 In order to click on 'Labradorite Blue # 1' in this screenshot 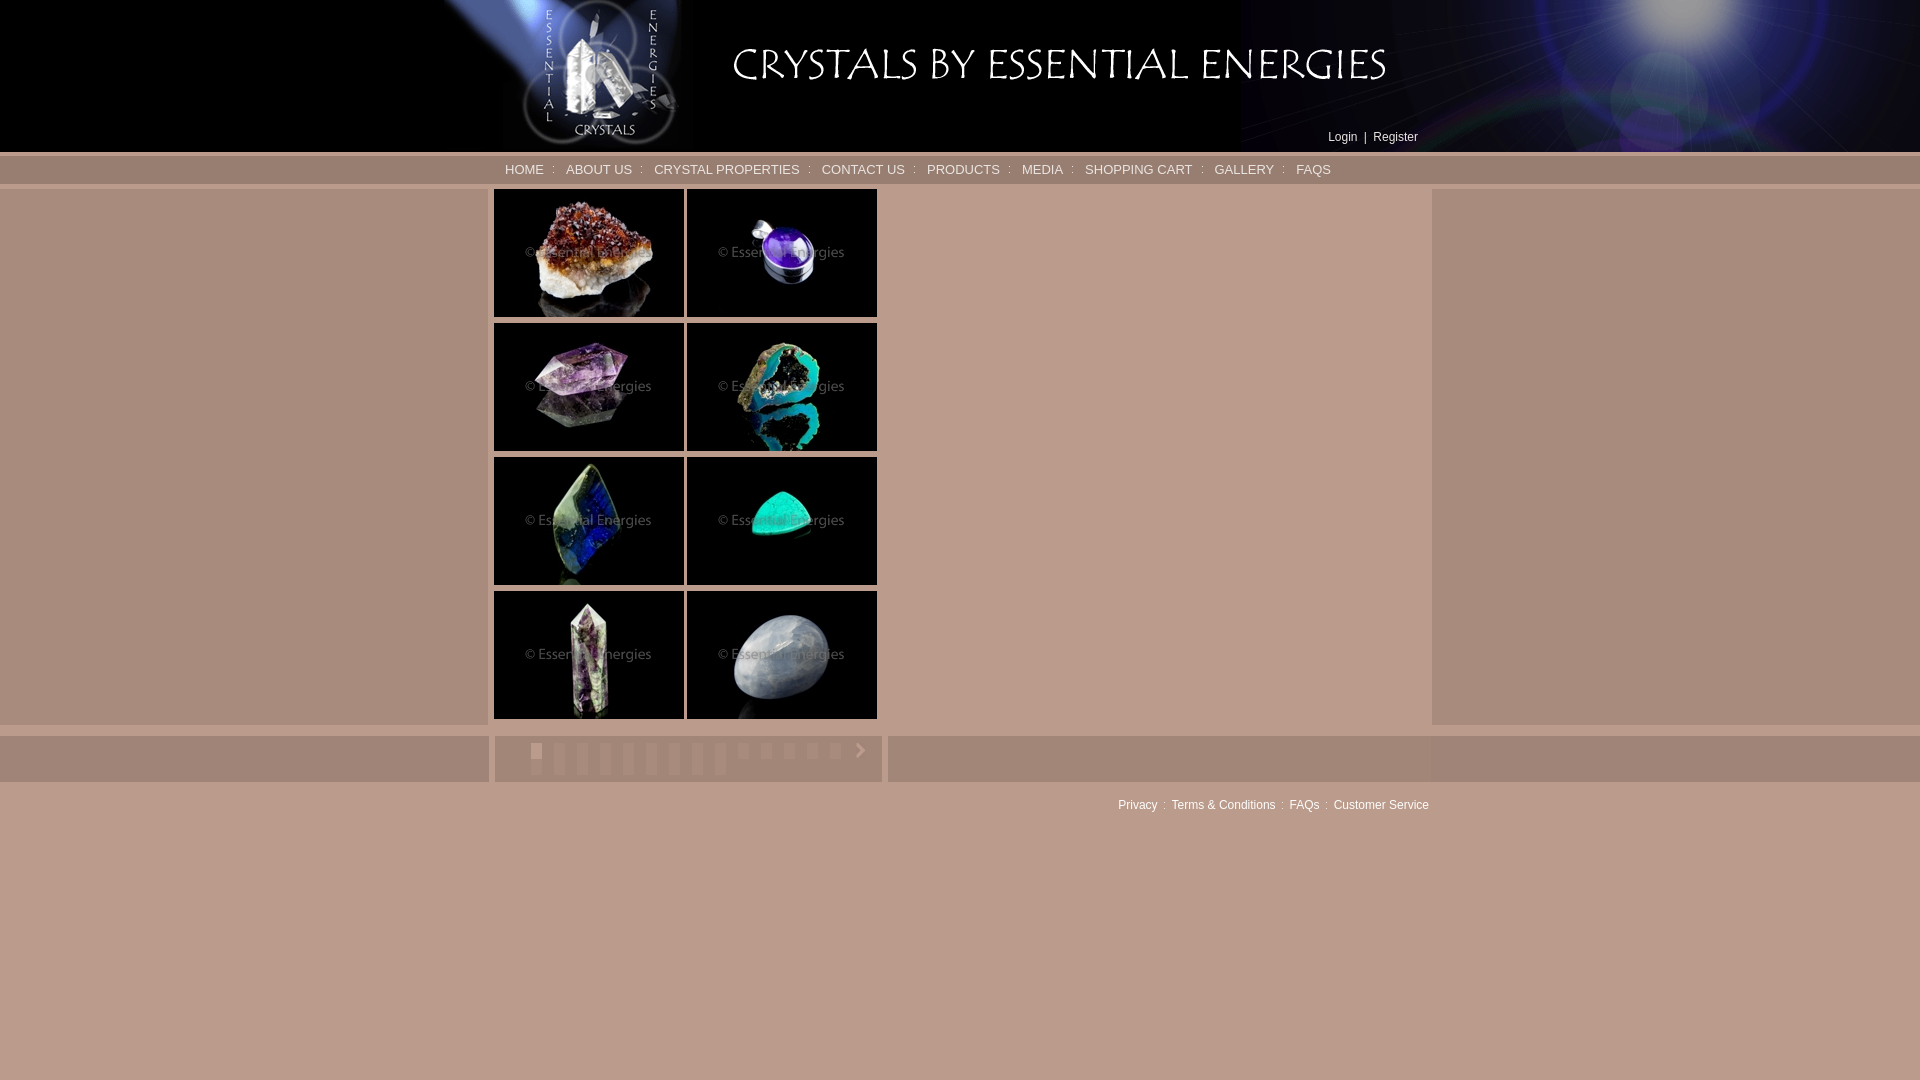, I will do `click(588, 519)`.